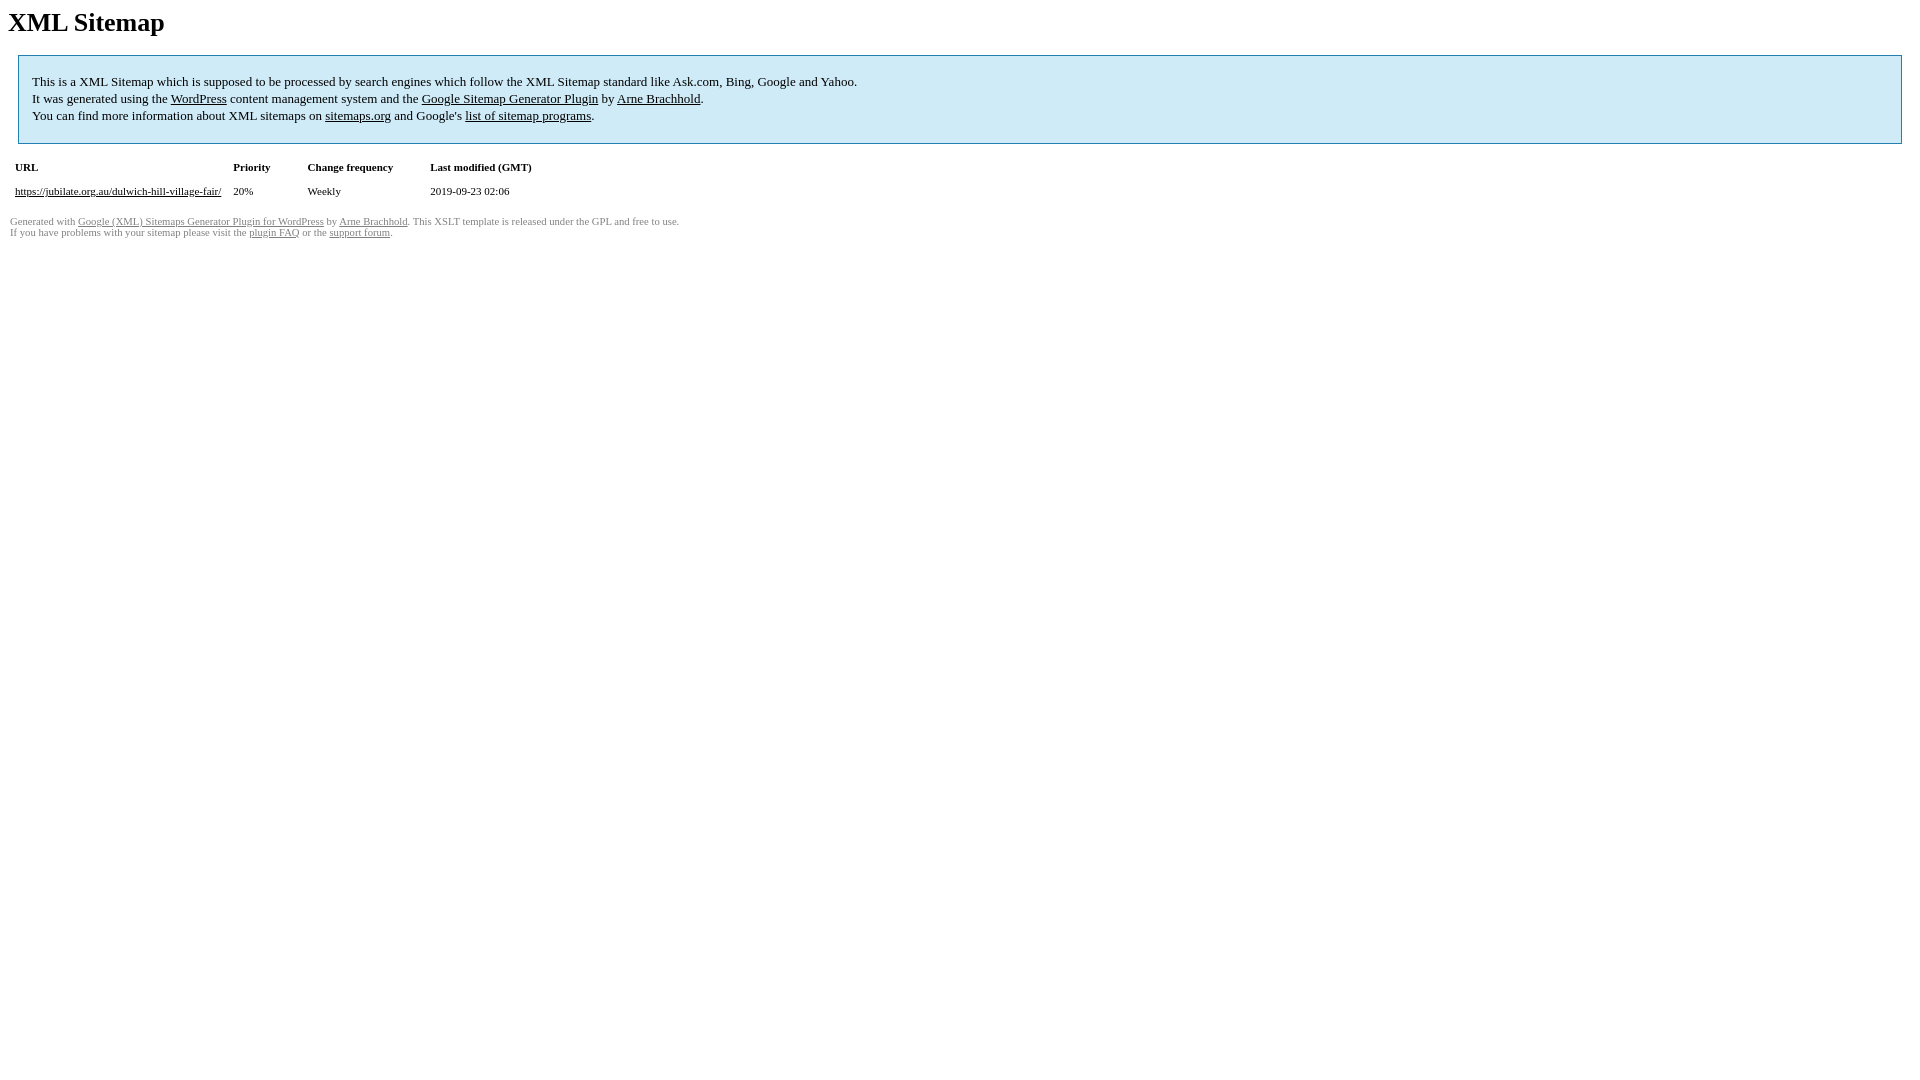 This screenshot has height=1080, width=1920. Describe the element at coordinates (14, 191) in the screenshot. I see `'https://jubilate.org.au/dulwich-hill-village-fair/'` at that location.